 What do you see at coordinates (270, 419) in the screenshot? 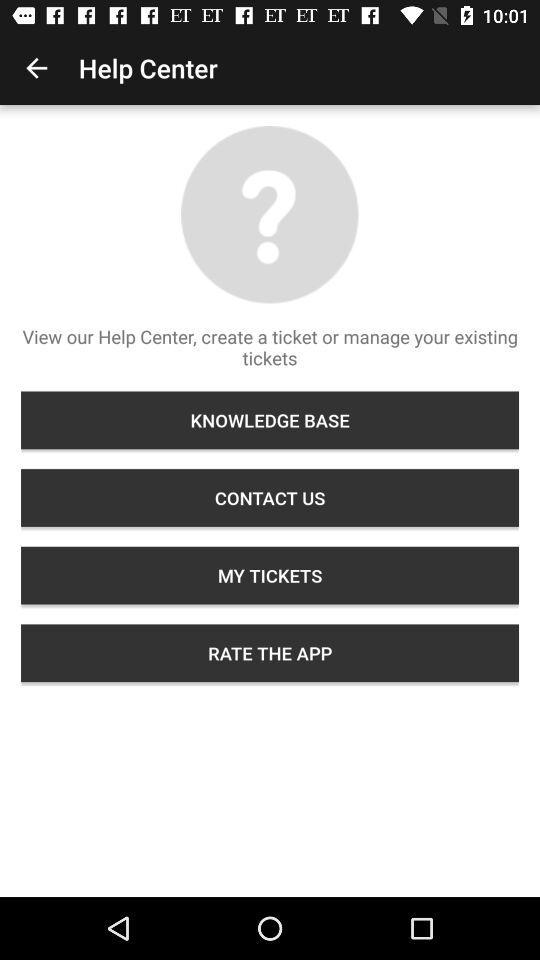
I see `knowledge base` at bounding box center [270, 419].